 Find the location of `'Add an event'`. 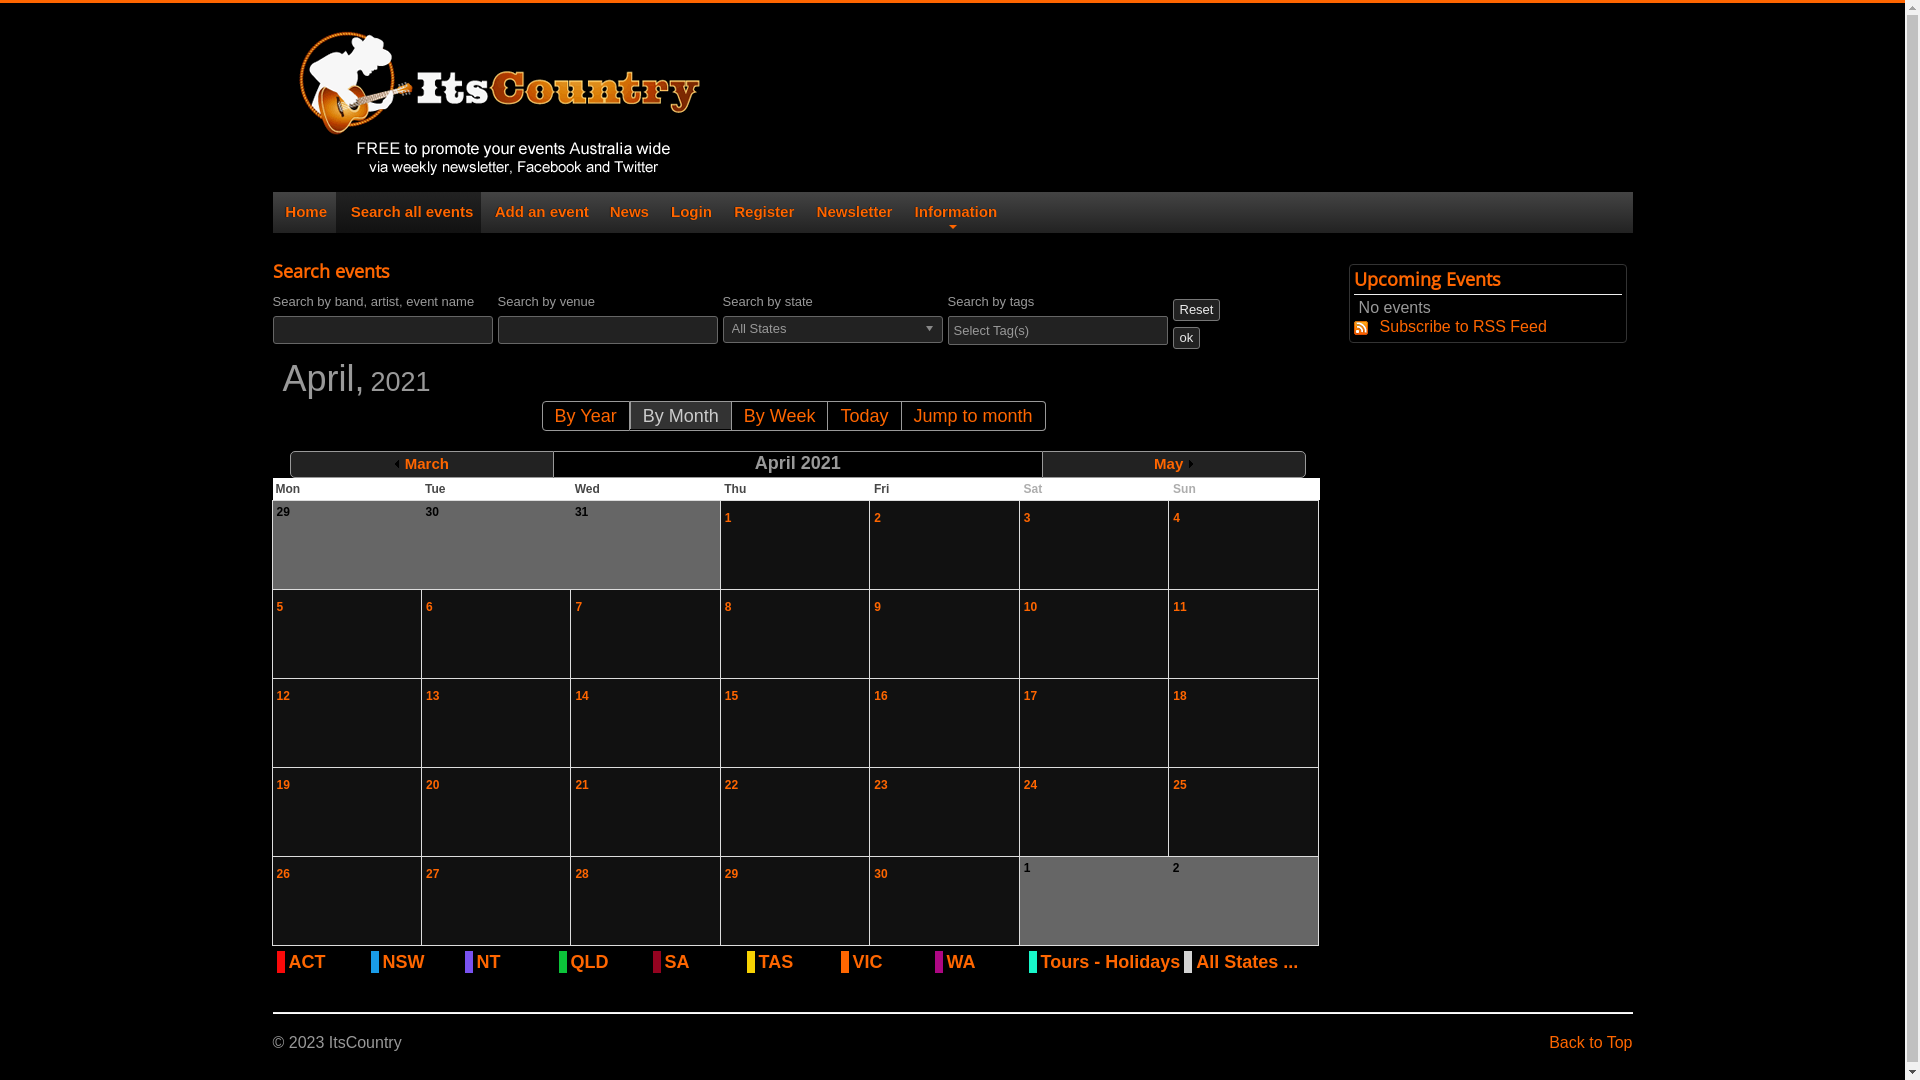

'Add an event' is located at coordinates (538, 212).